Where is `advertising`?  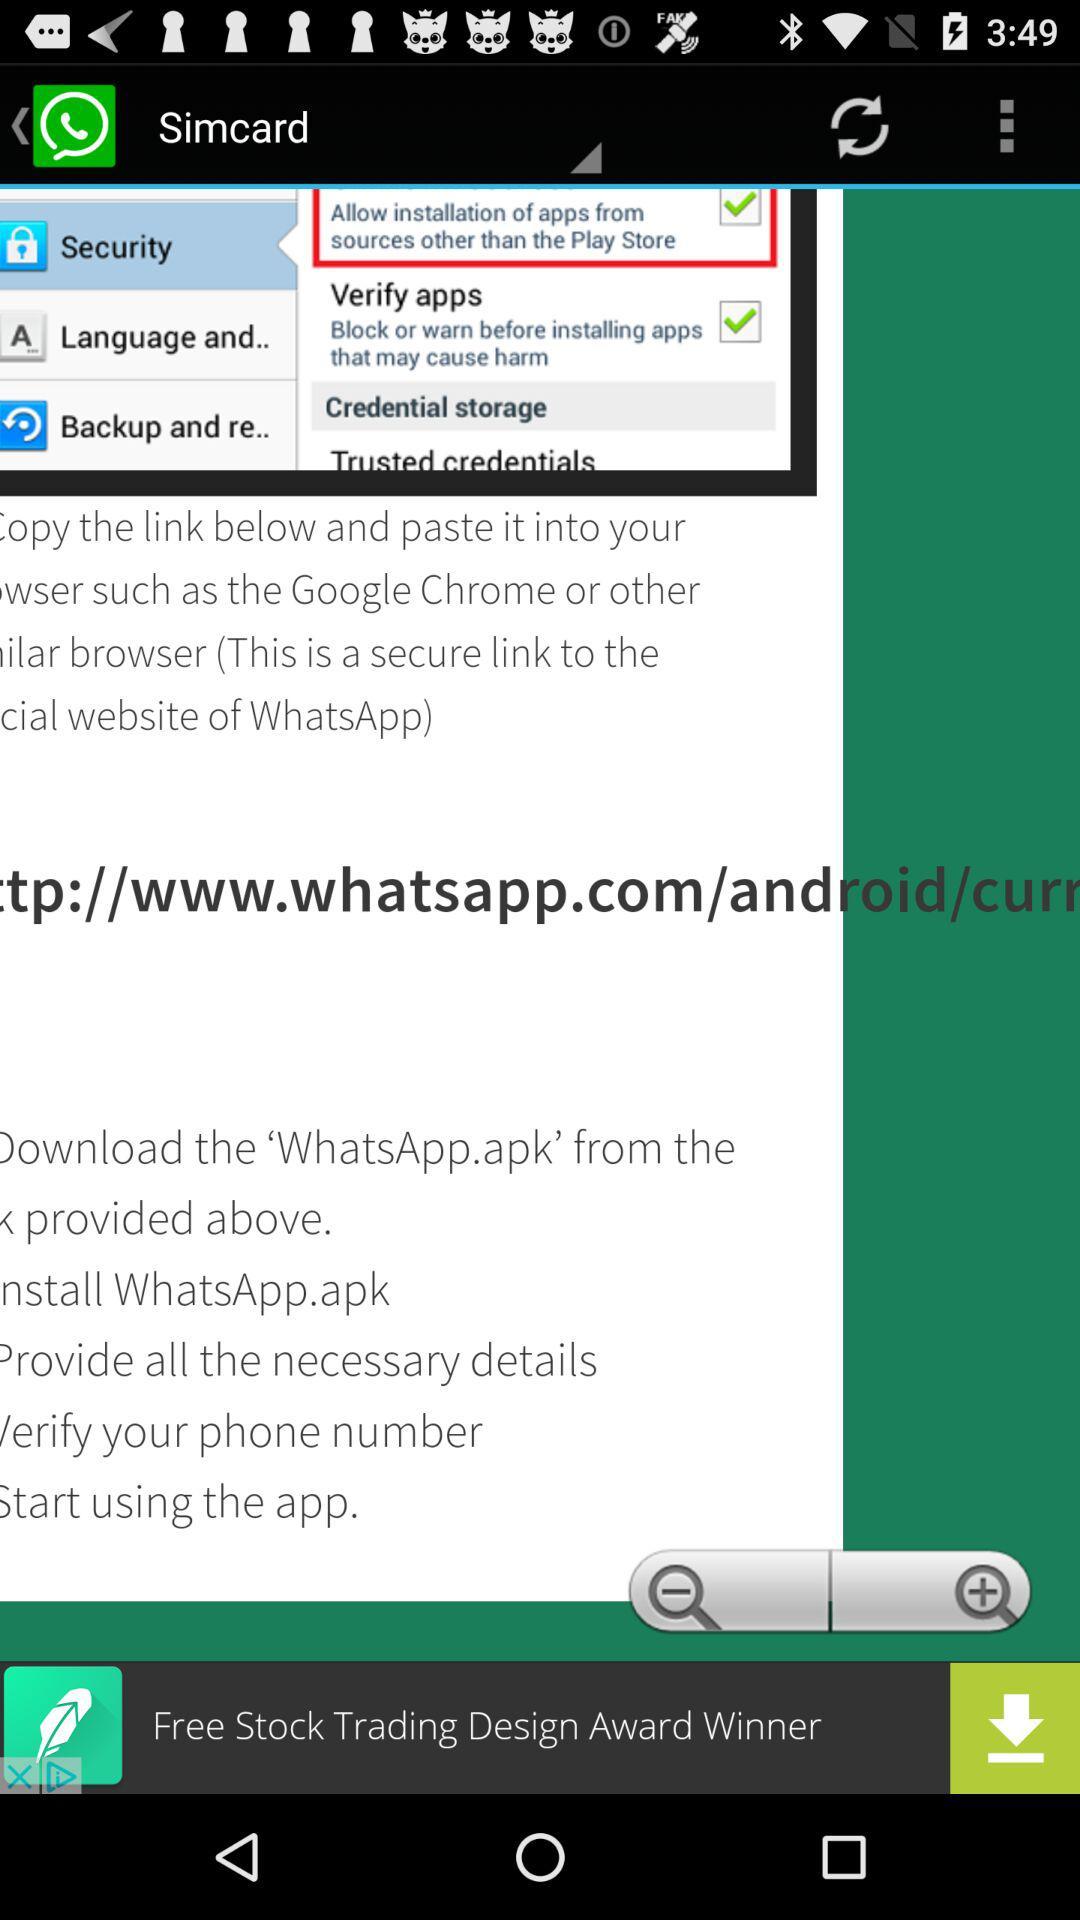
advertising is located at coordinates (540, 1727).